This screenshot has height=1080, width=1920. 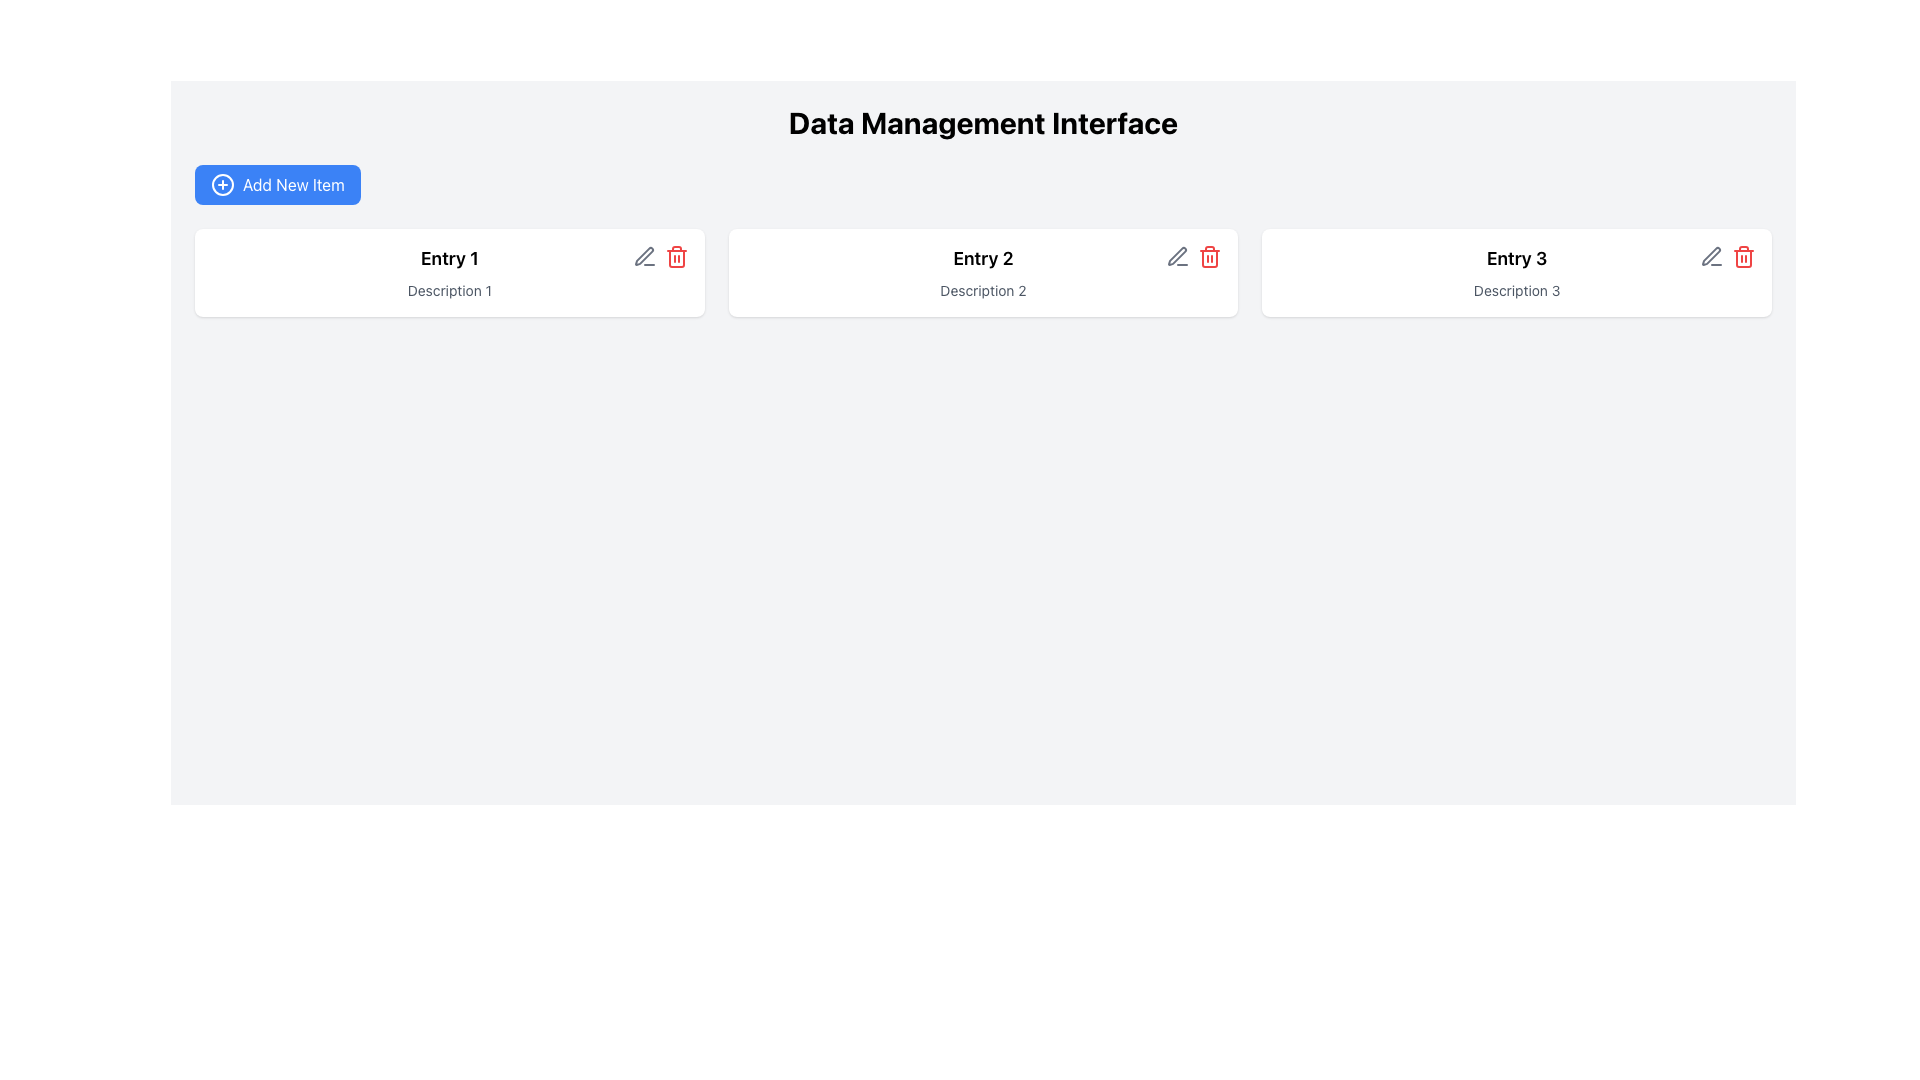 What do you see at coordinates (1178, 256) in the screenshot?
I see `the pen icon button located at the top-right corner of the 'Entry 2 Description 2' card to change its color` at bounding box center [1178, 256].